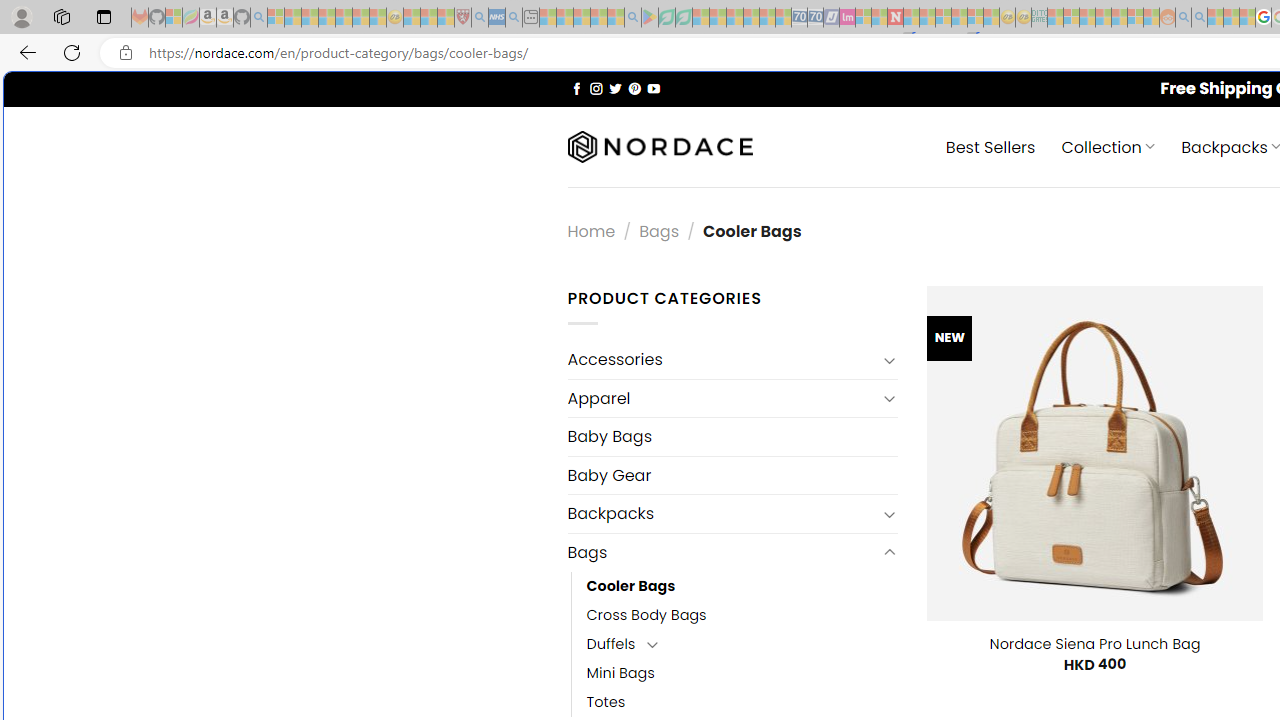 This screenshot has width=1280, height=720. What do you see at coordinates (741, 585) in the screenshot?
I see `'Cooler Bags'` at bounding box center [741, 585].